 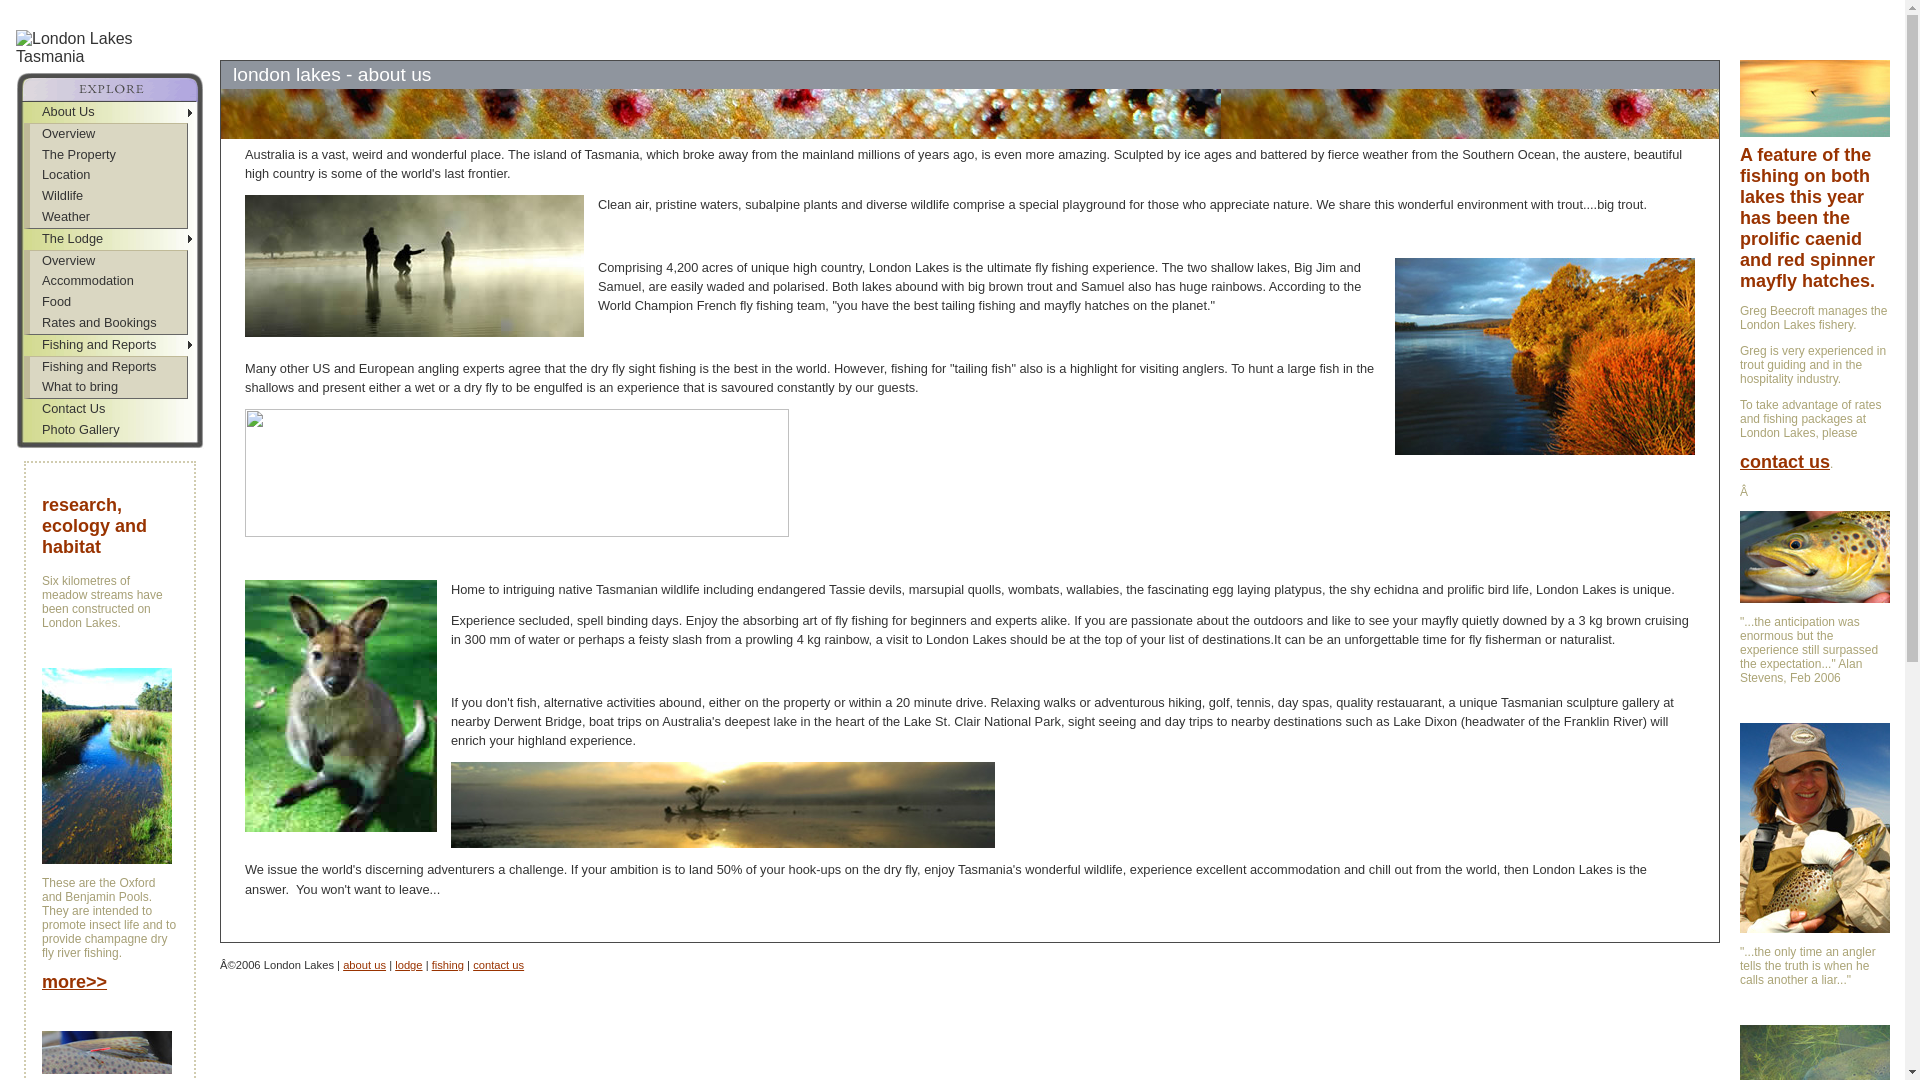 I want to click on 'contact us', so click(x=1785, y=463).